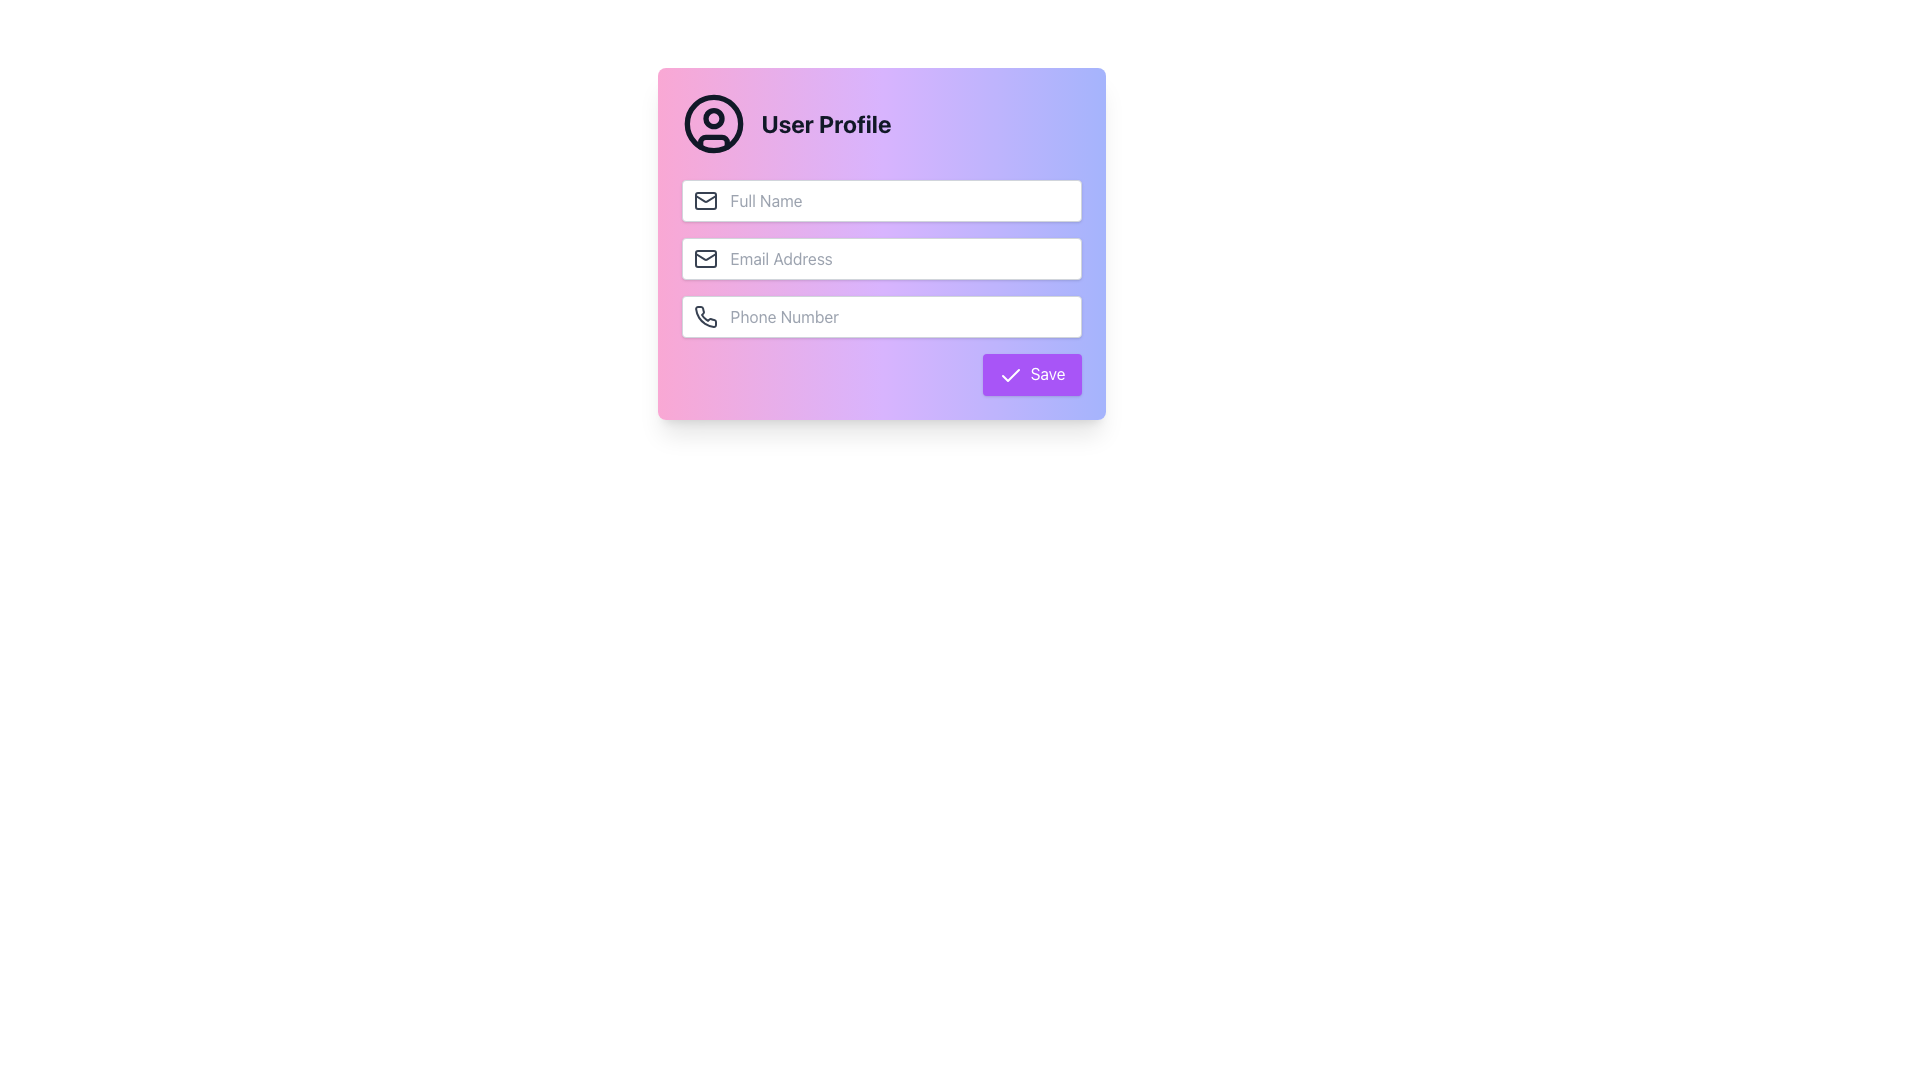 Image resolution: width=1920 pixels, height=1080 pixels. What do you see at coordinates (826, 123) in the screenshot?
I see `the 'User Profile' text label, which is displayed in bold and large font, located to the right of the user profile icon in the header layout` at bounding box center [826, 123].